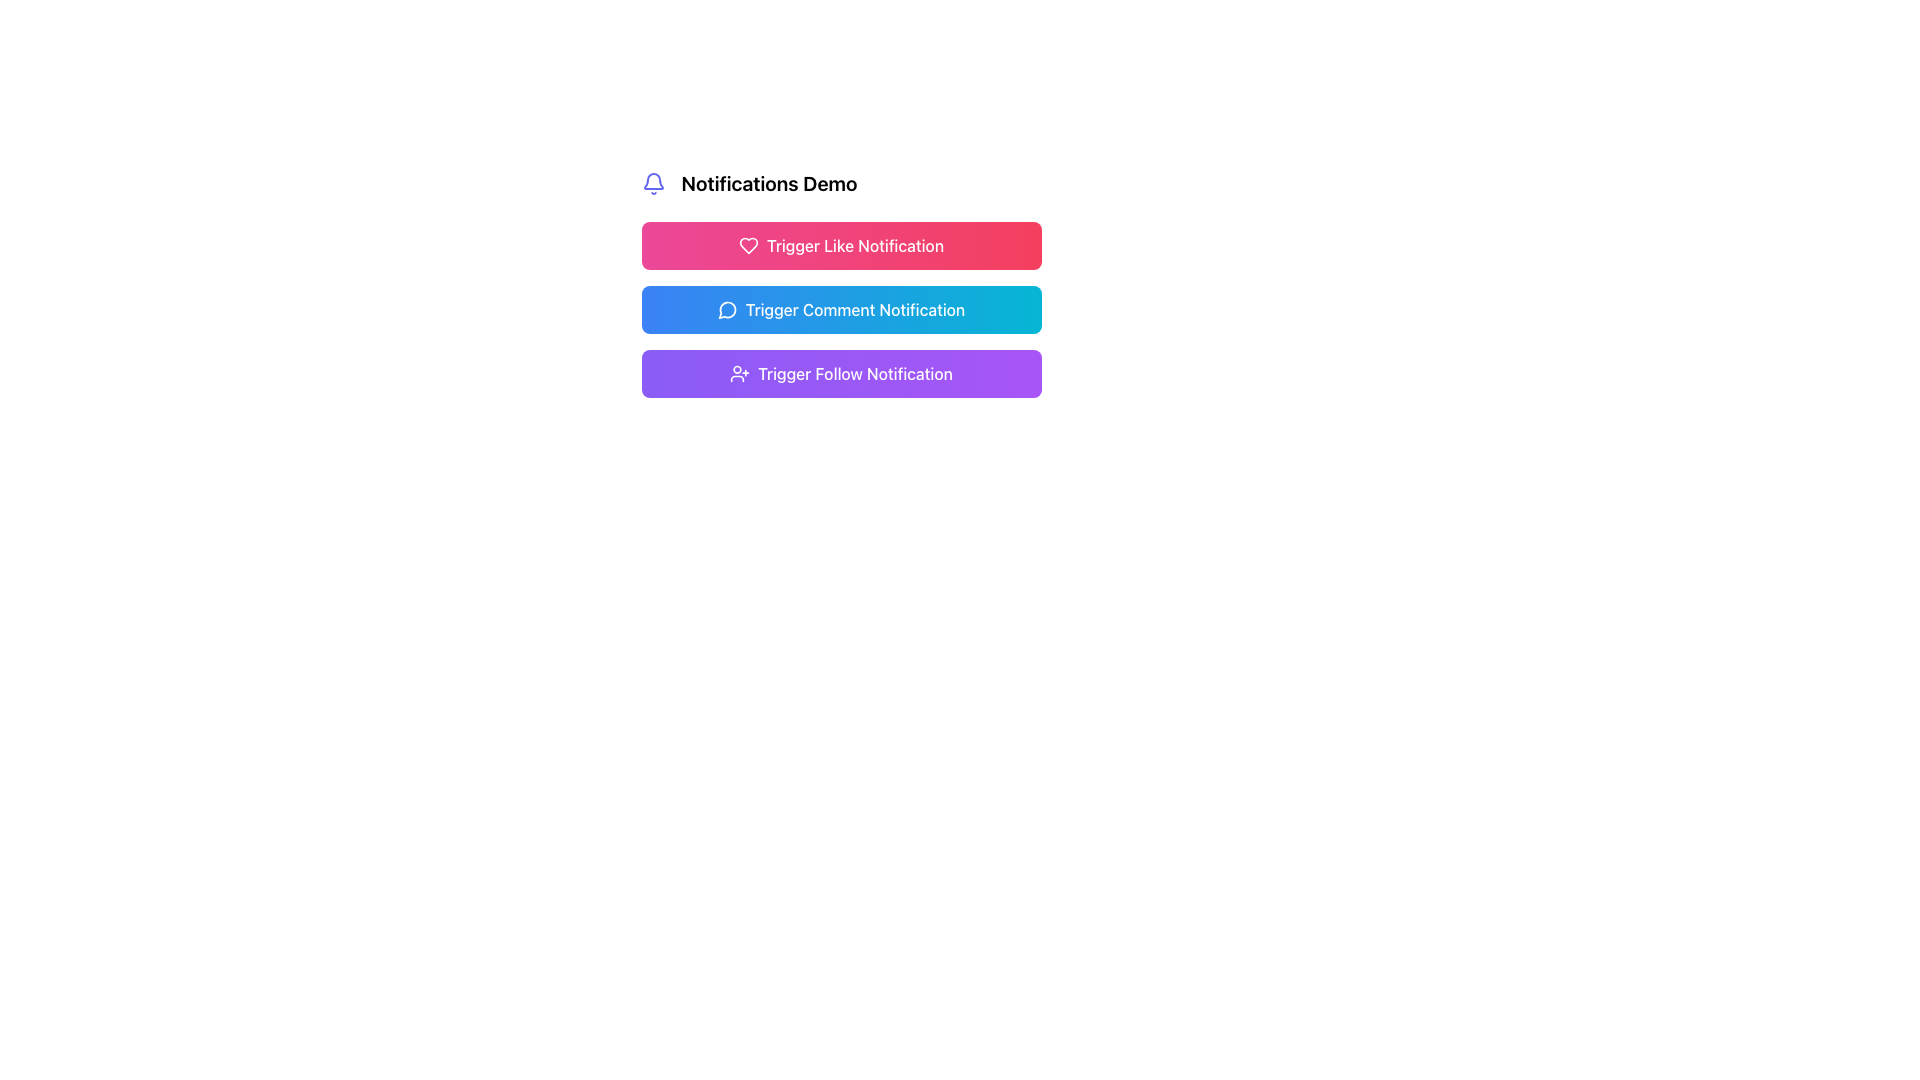 This screenshot has width=1920, height=1080. Describe the element at coordinates (726, 310) in the screenshot. I see `the outlined speech bubble icon located within the blue button labeled 'Trigger Comment Notification'` at that location.